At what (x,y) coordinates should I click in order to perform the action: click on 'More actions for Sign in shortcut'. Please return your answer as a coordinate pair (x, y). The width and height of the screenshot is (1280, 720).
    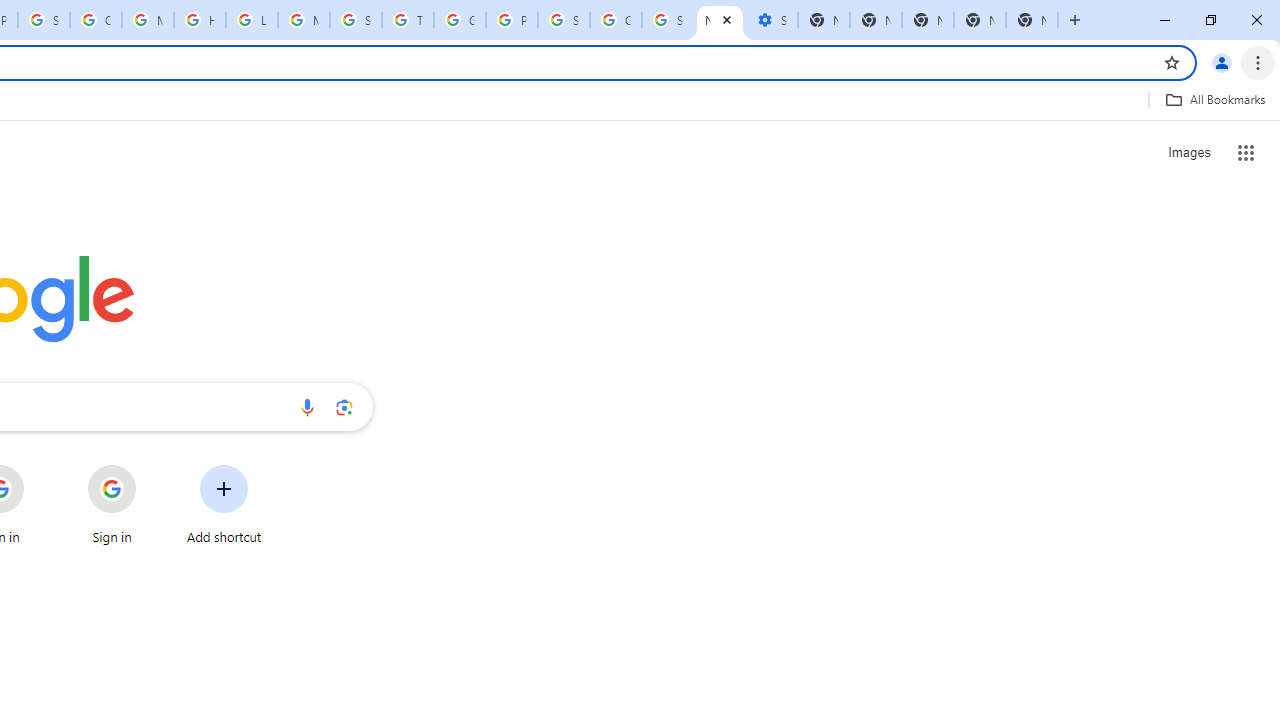
    Looking at the image, I should click on (151, 466).